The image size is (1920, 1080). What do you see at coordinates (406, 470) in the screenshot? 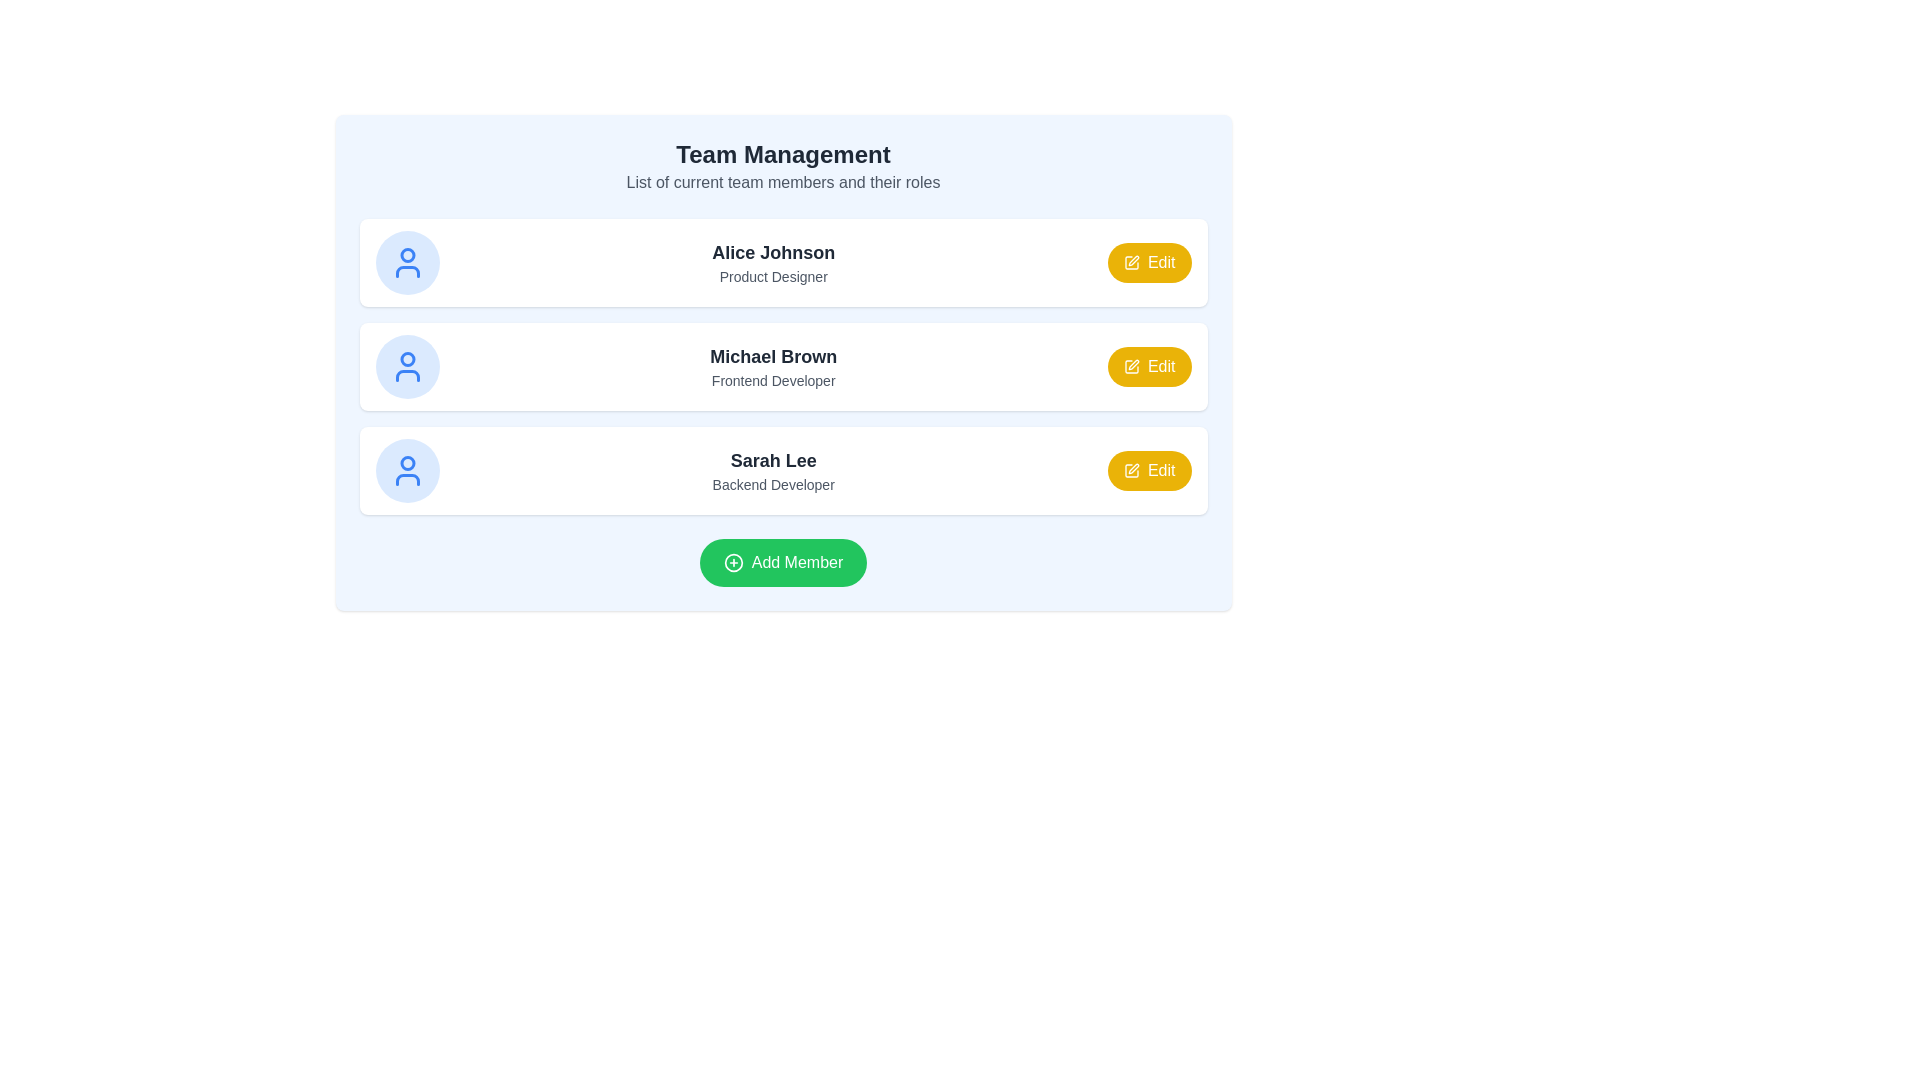
I see `the user avatar icon with a light blue background and a user symbol, located in the third row next to 'Sarah Lee, Backend Developer' in the Team Management panel` at bounding box center [406, 470].